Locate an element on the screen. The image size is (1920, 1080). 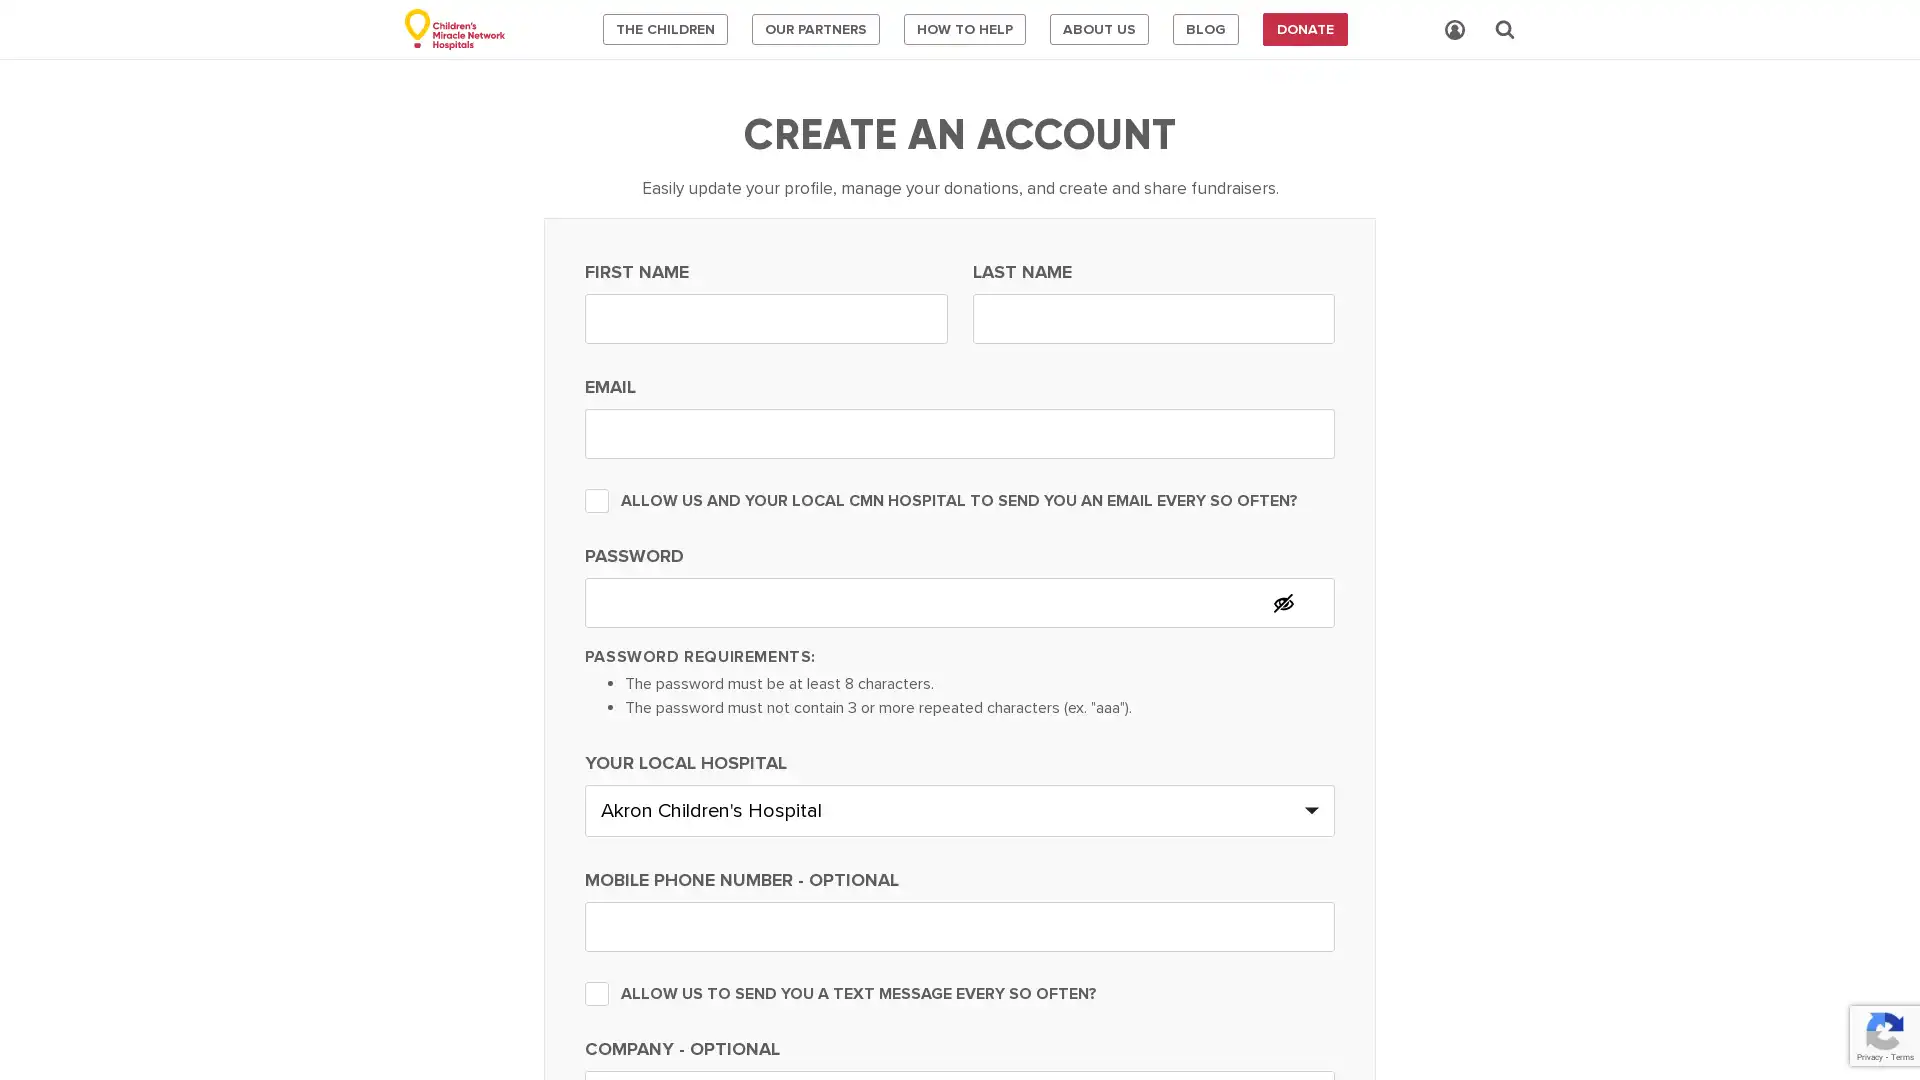
Hide password is located at coordinates (1285, 601).